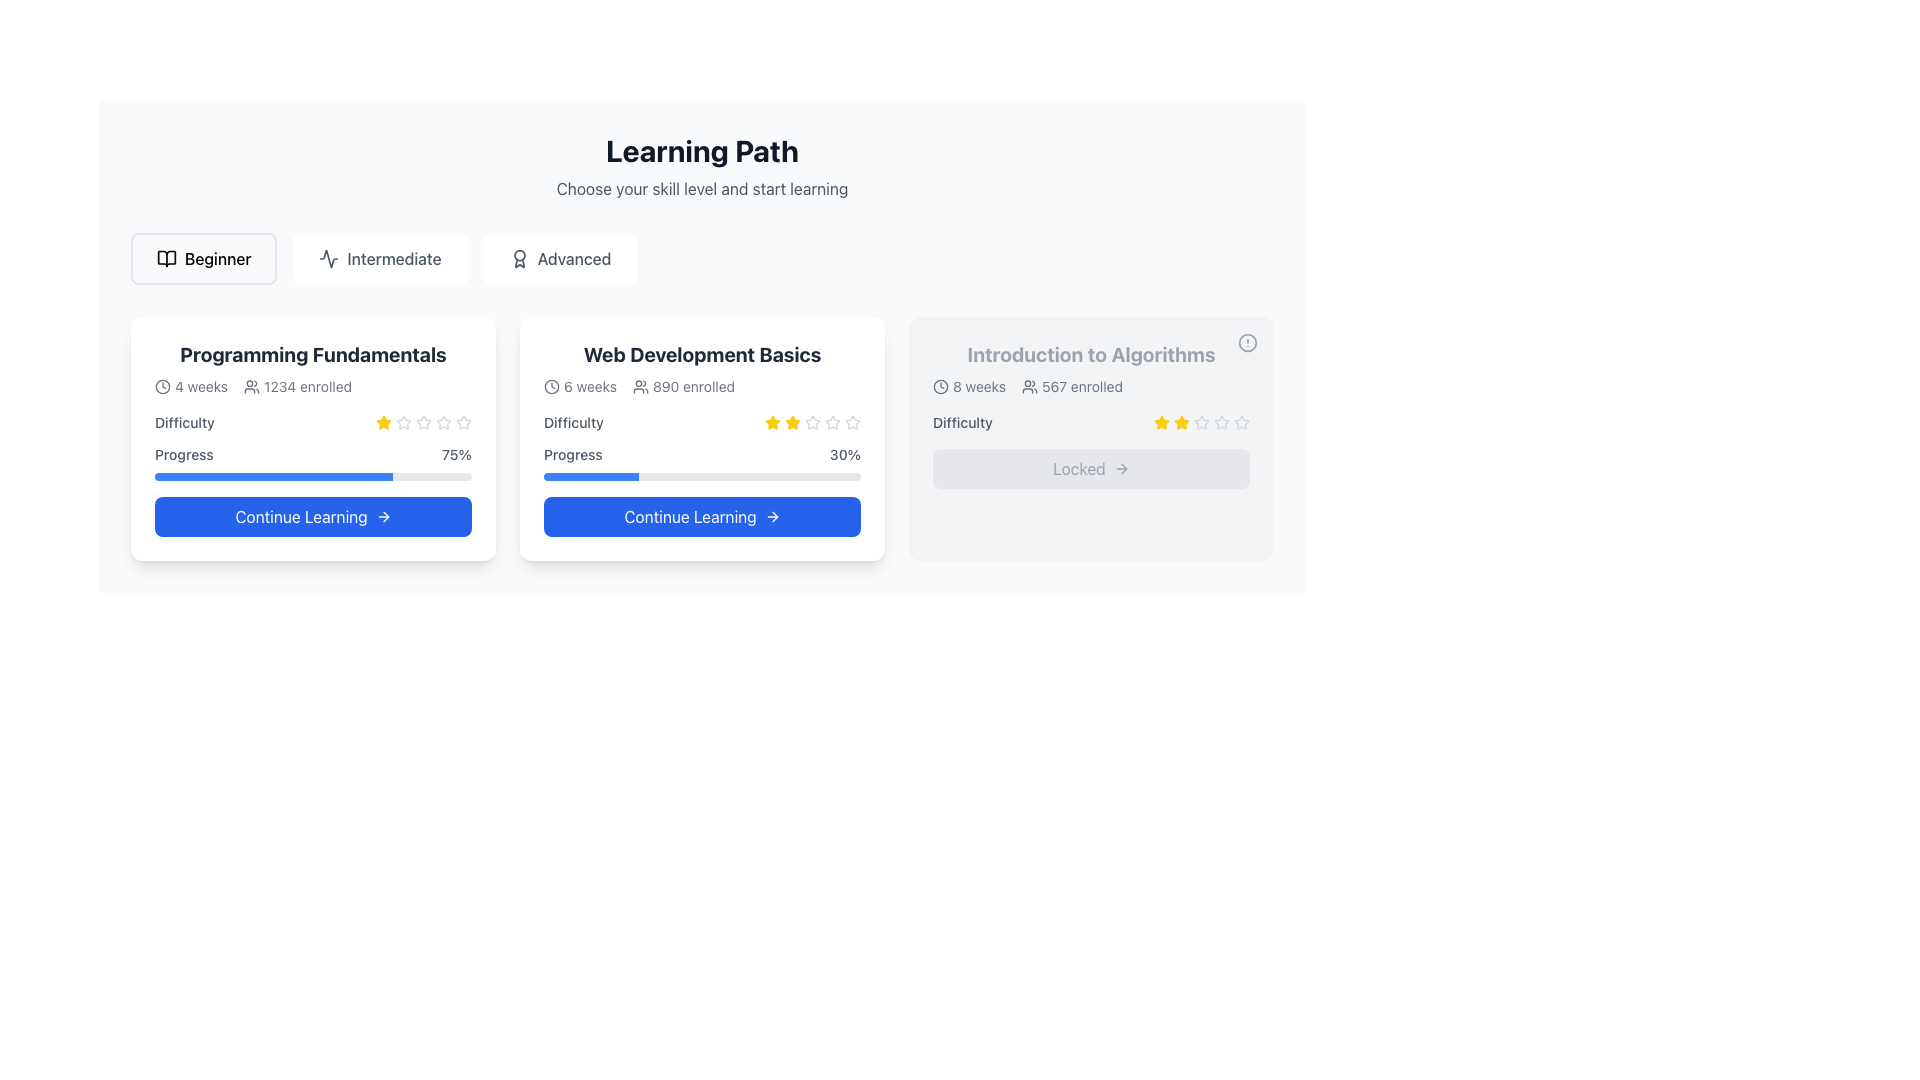 The image size is (1920, 1080). What do you see at coordinates (579, 386) in the screenshot?
I see `the static text element displaying '6 weeks' with a clock icon in the top-left corner of the 'Web Development Basics' card` at bounding box center [579, 386].